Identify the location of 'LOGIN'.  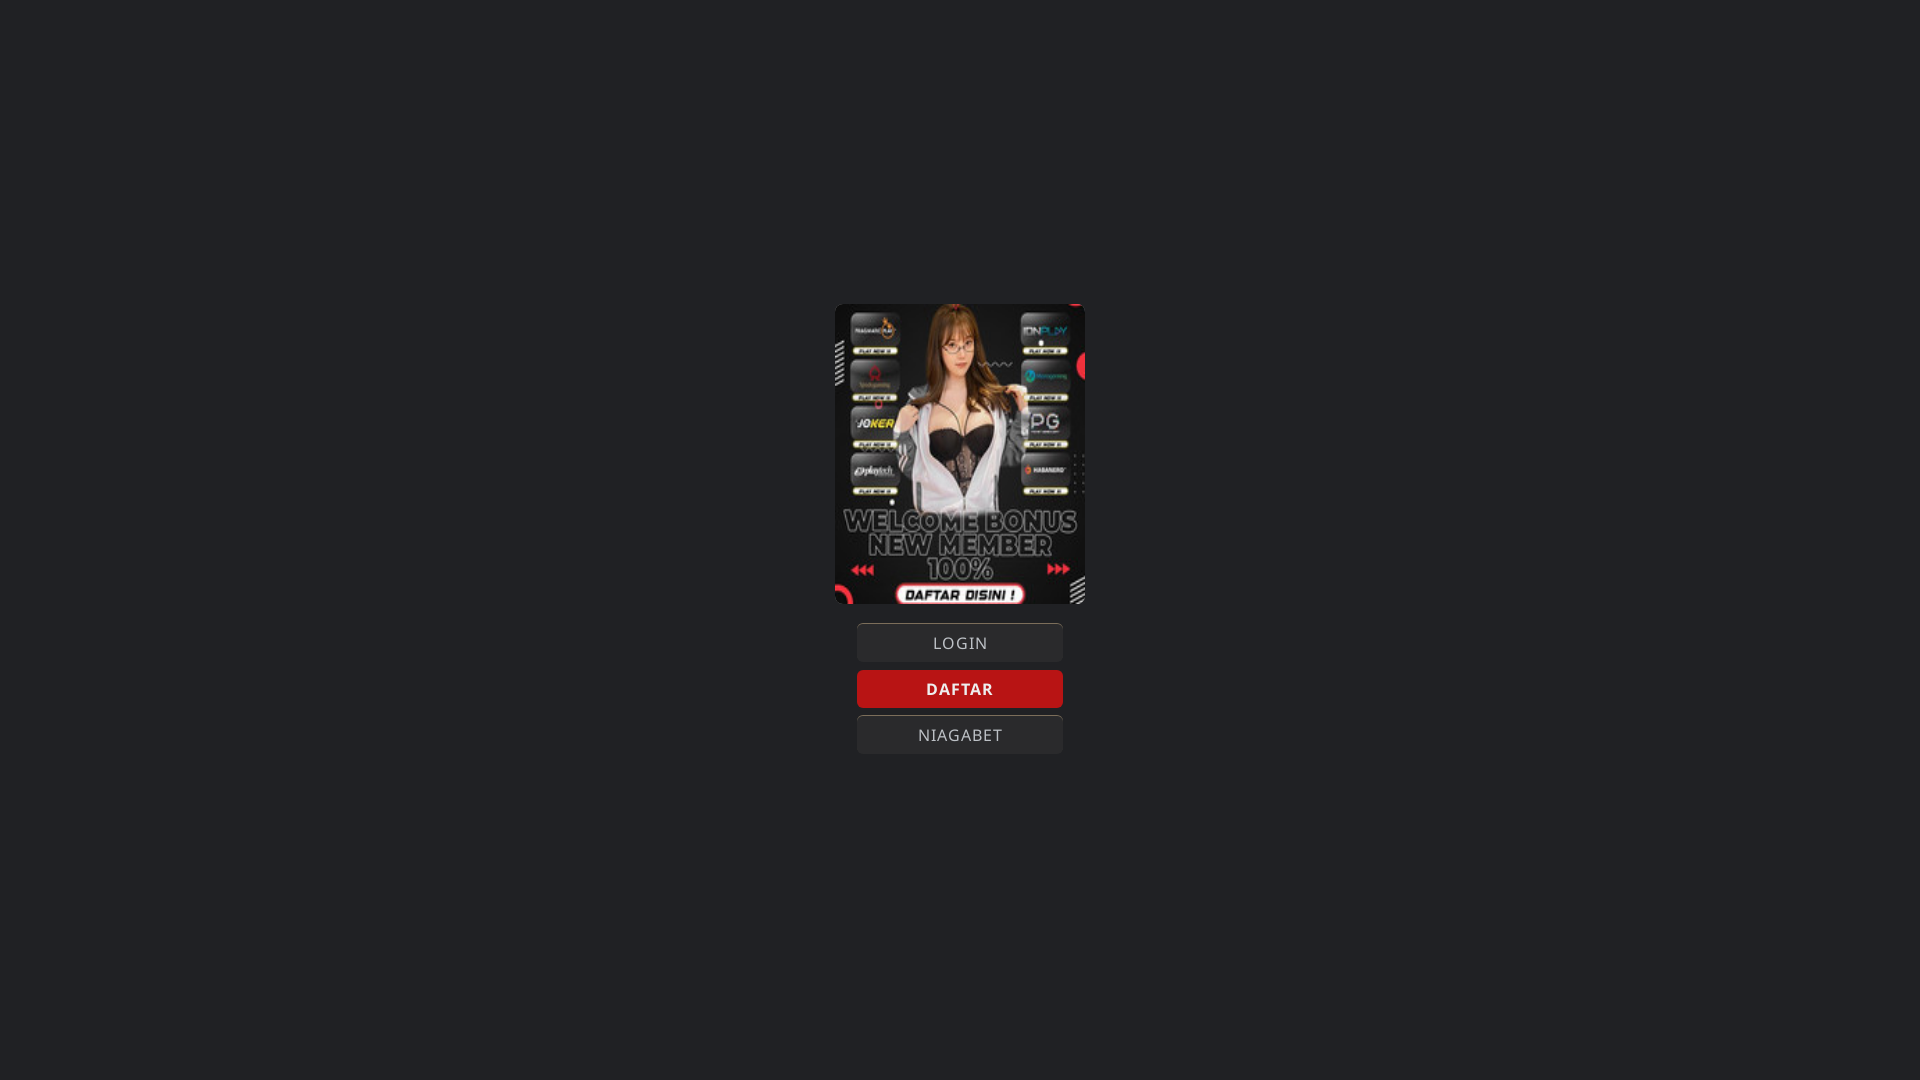
(960, 643).